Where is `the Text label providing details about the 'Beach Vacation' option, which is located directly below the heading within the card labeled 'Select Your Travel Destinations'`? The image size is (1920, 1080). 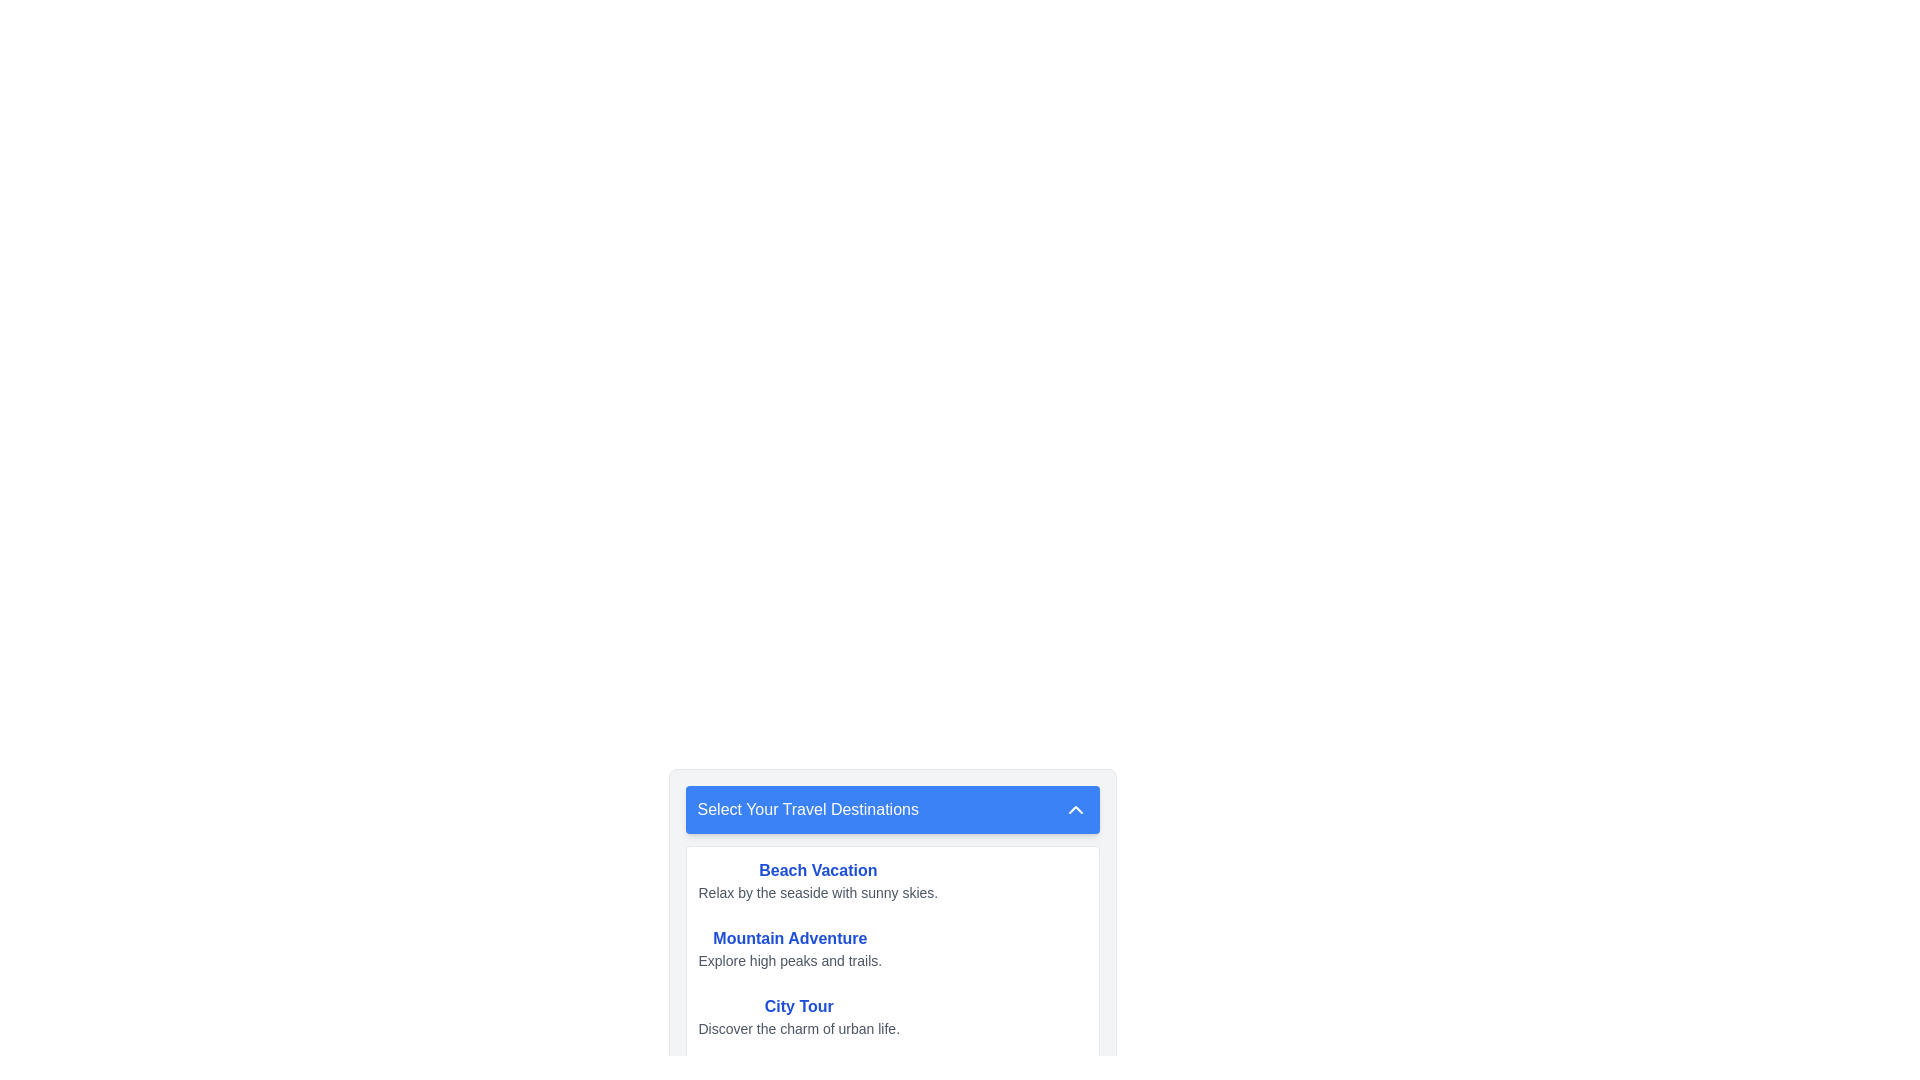 the Text label providing details about the 'Beach Vacation' option, which is located directly below the heading within the card labeled 'Select Your Travel Destinations' is located at coordinates (818, 892).